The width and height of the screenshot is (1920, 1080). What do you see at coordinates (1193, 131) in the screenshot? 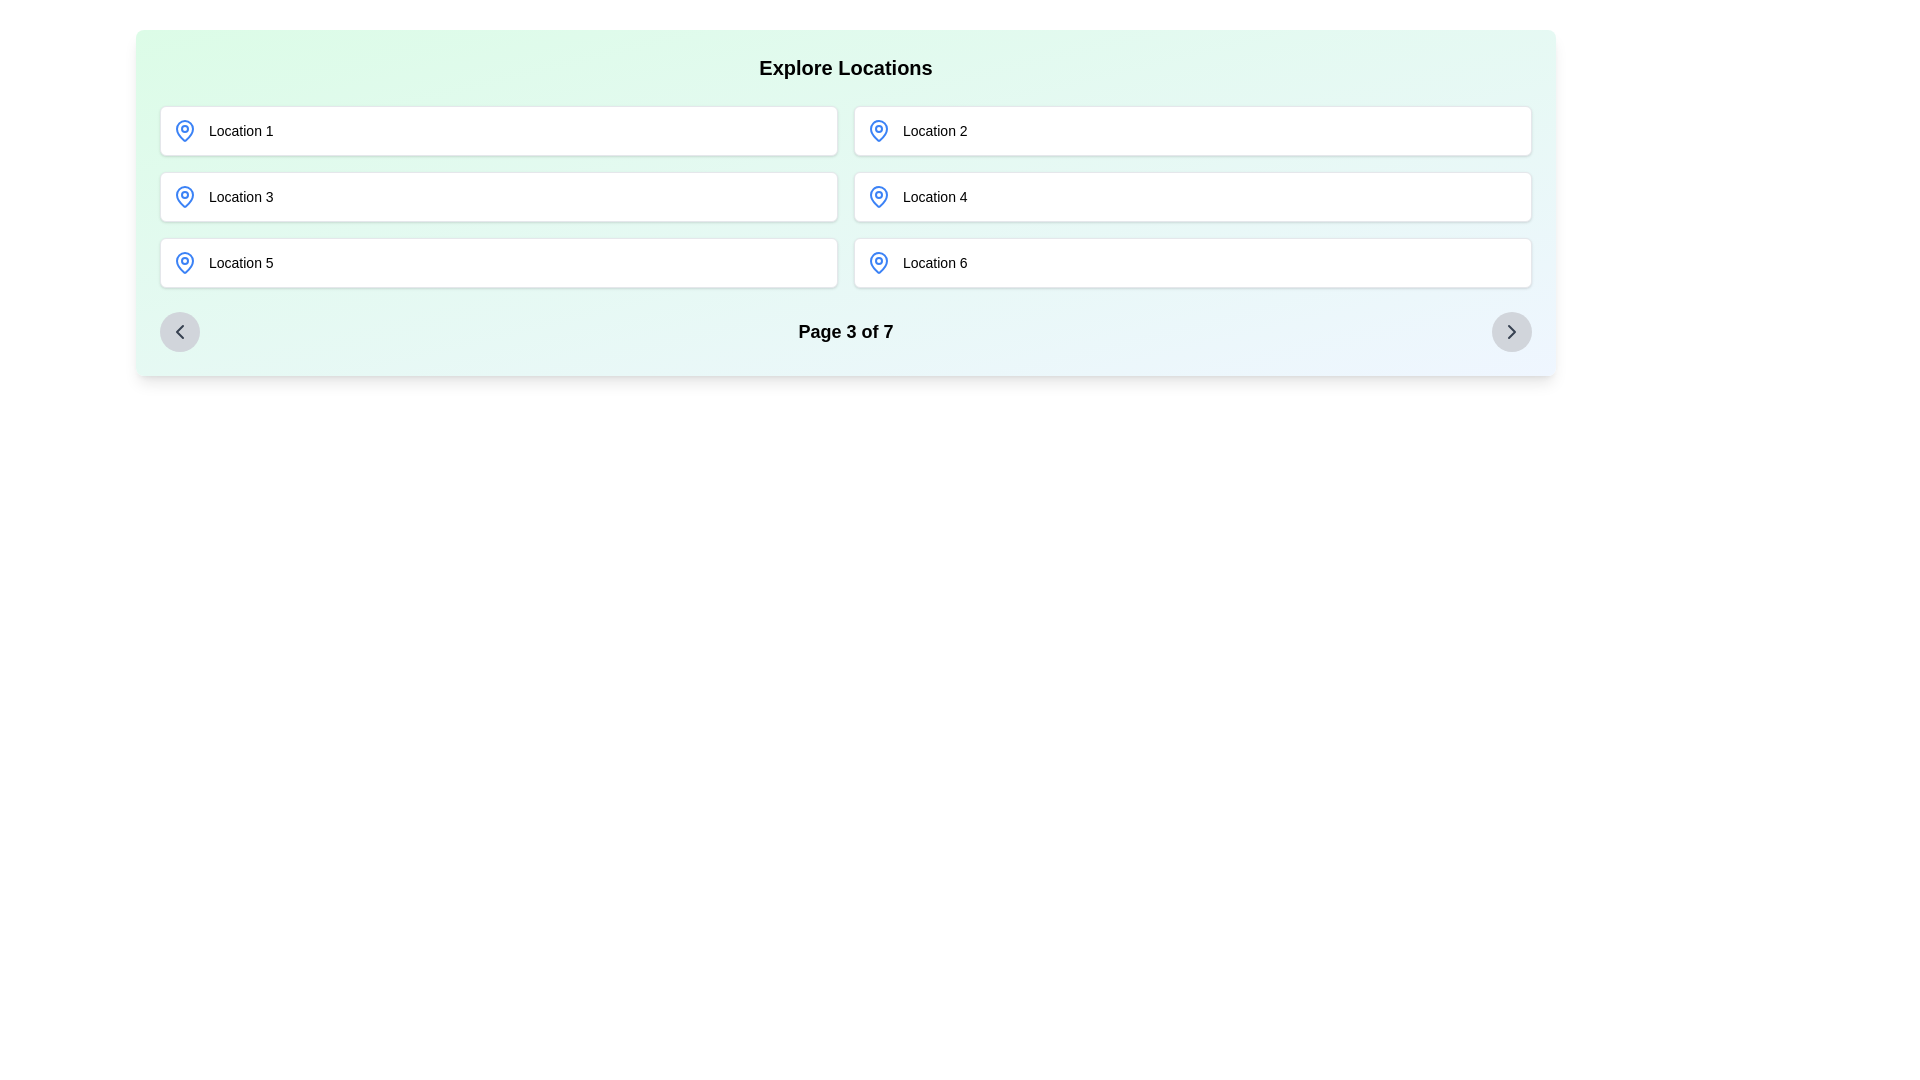
I see `the button in the first row, second column under 'Explore Locations'` at bounding box center [1193, 131].